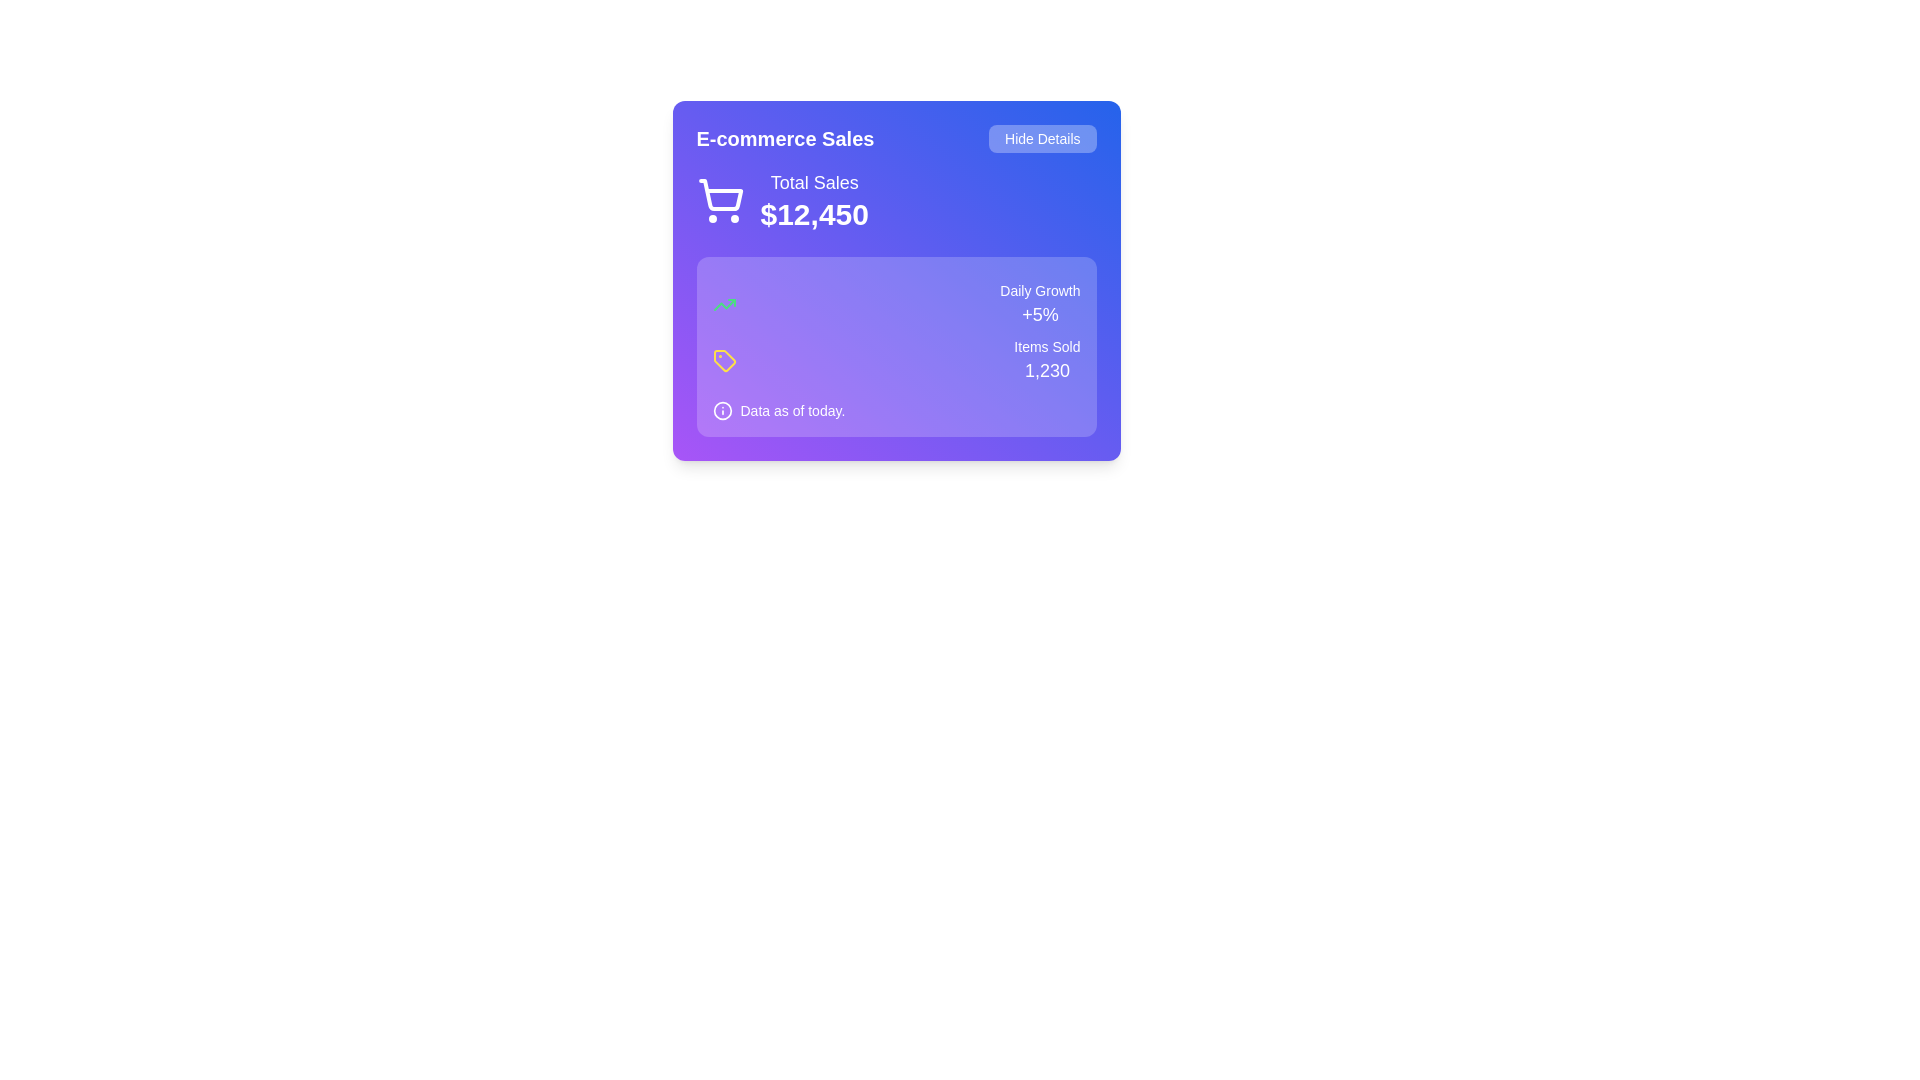  I want to click on the text block displaying the daily growth percentage located within the purple panel in the lower-right section, adjacent to the 'Items Sold 1,230' label, so click(1040, 304).